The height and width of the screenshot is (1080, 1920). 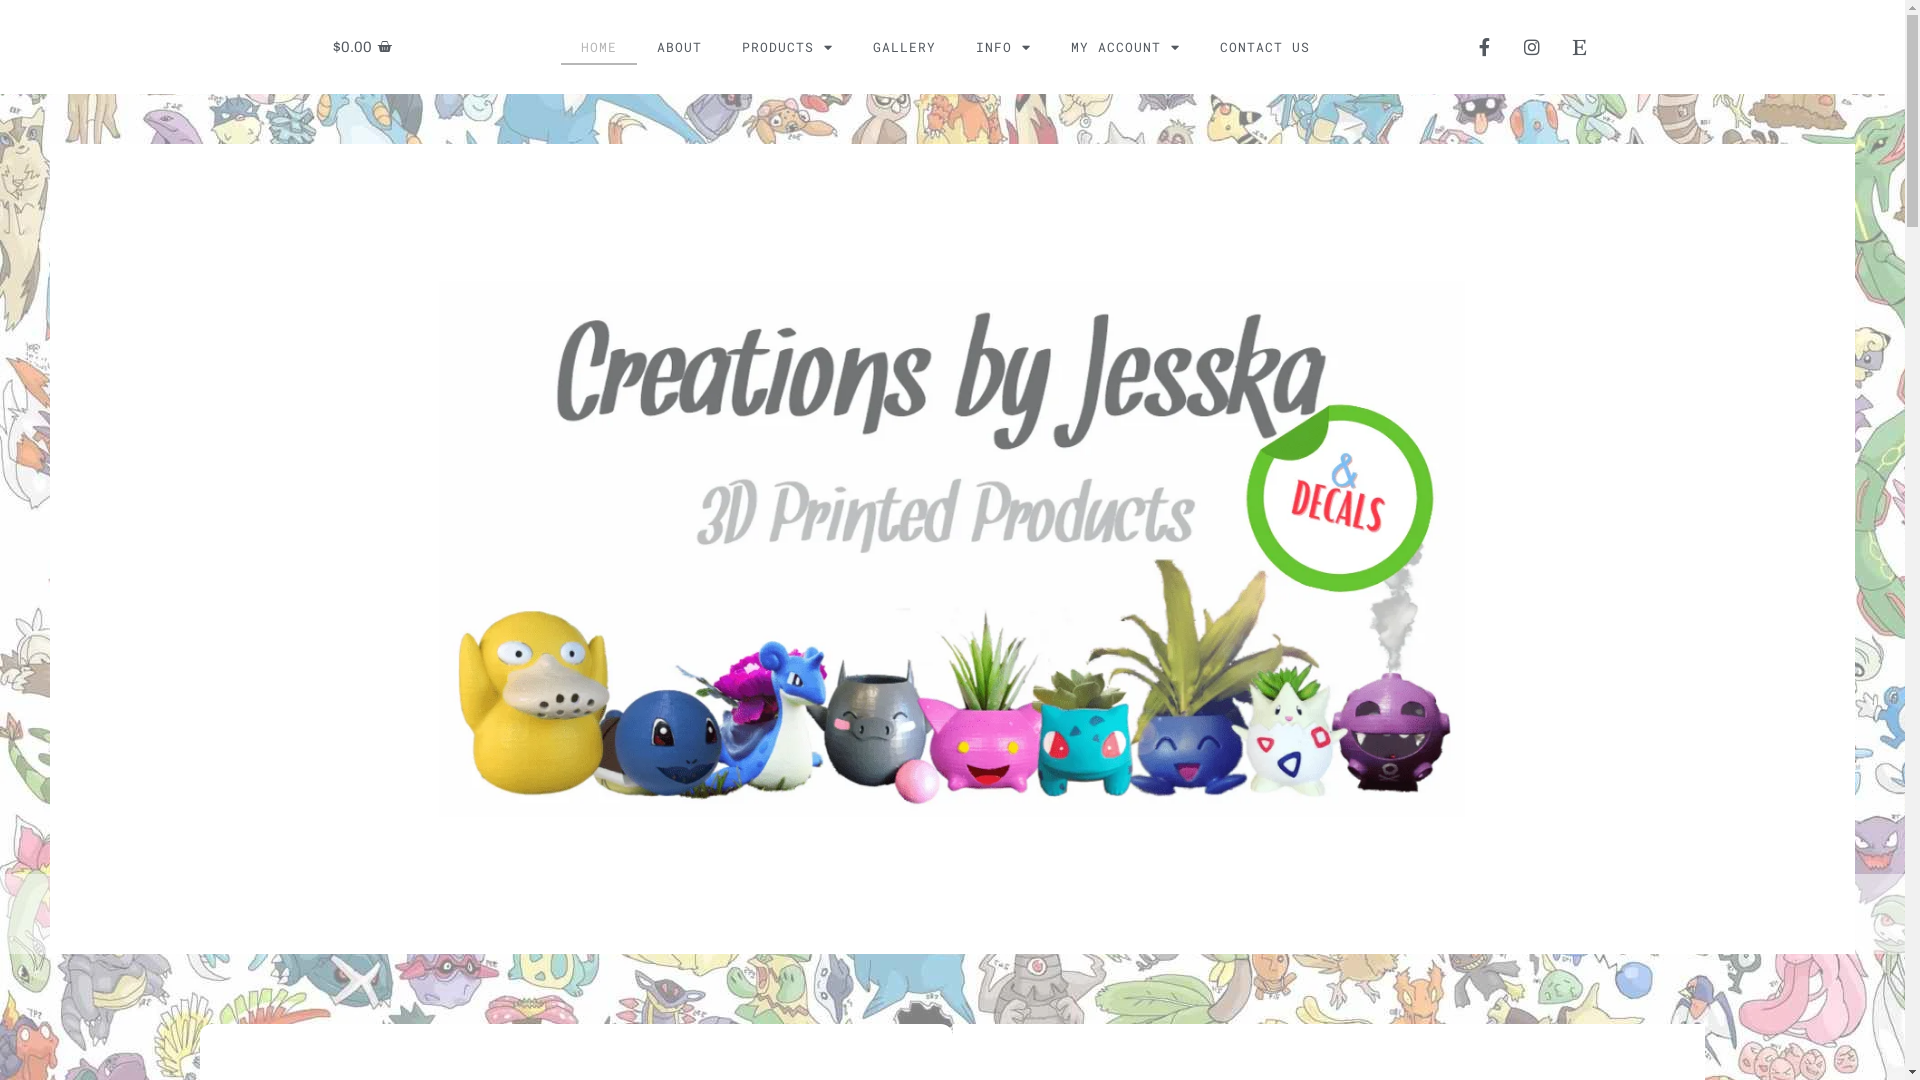 I want to click on 'ABOUT', so click(x=679, y=45).